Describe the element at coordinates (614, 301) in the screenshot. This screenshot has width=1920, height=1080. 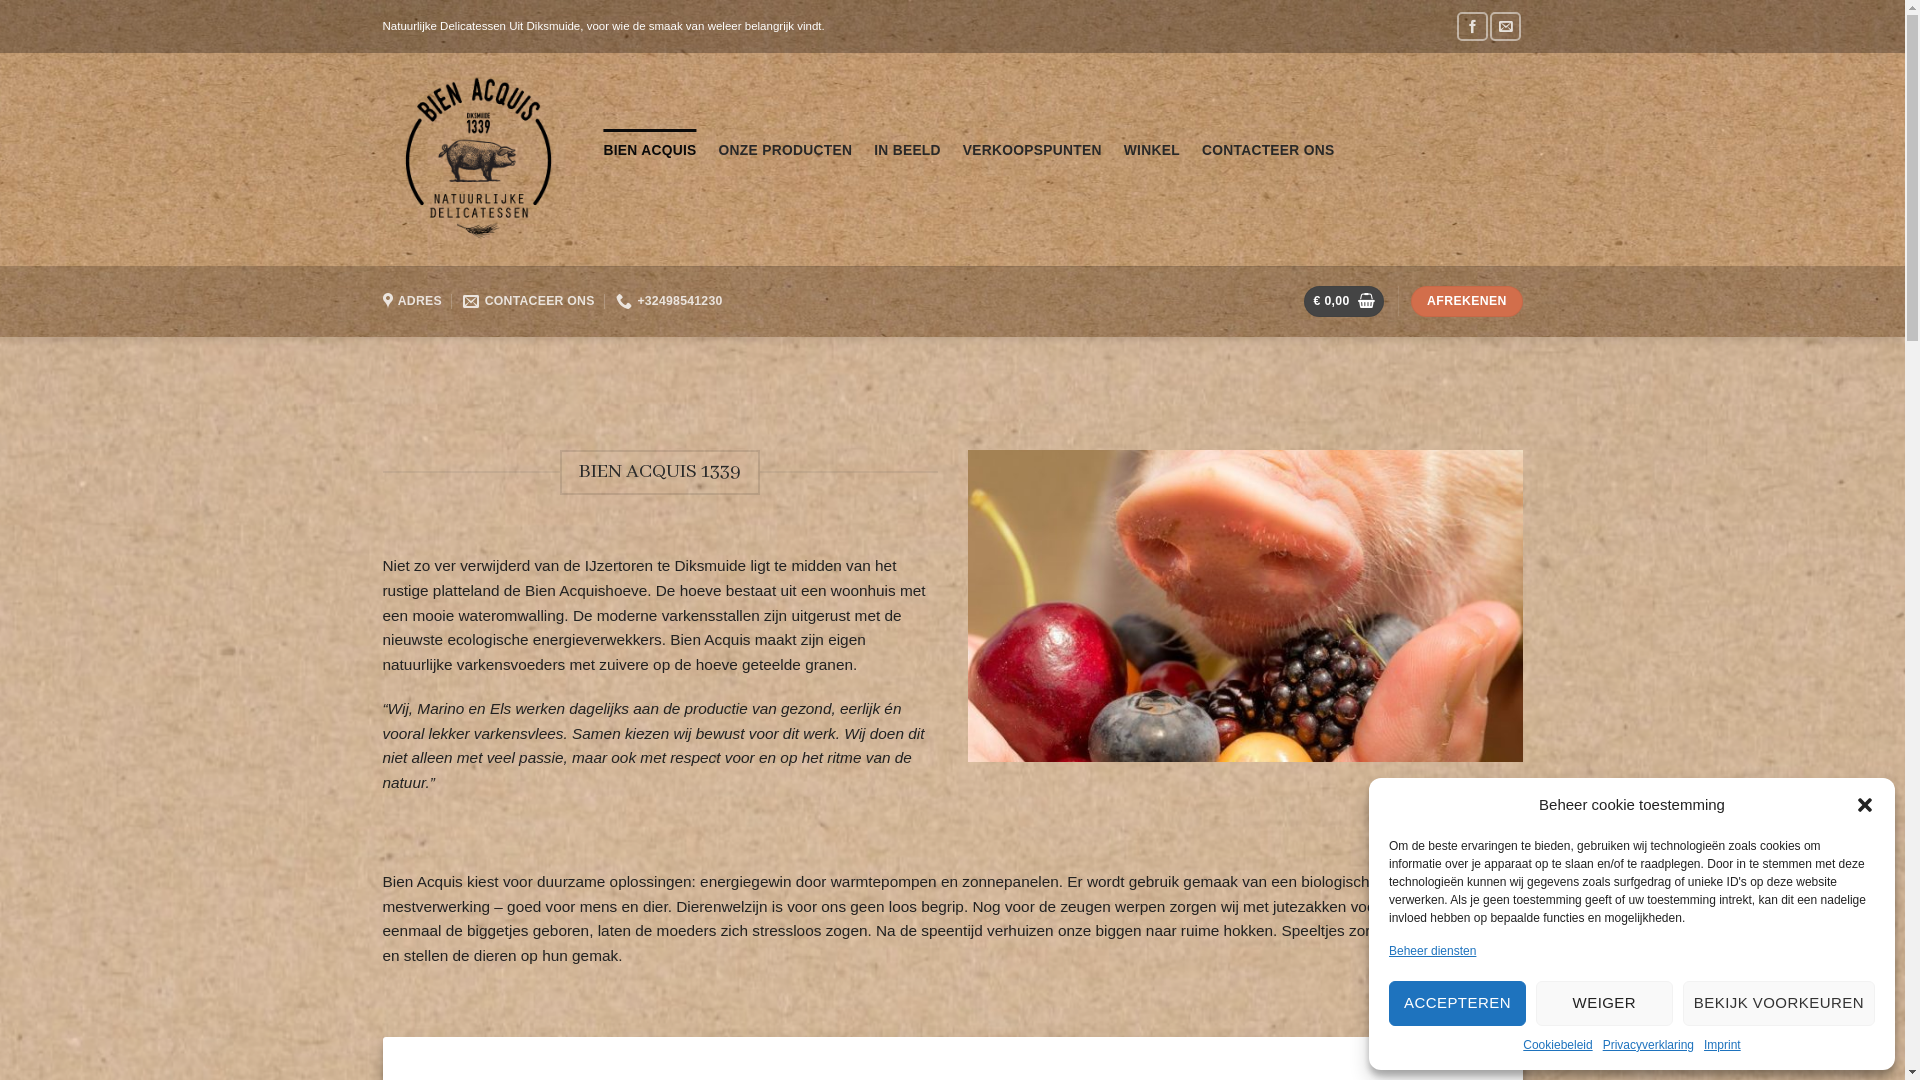
I see `'+32498541230'` at that location.